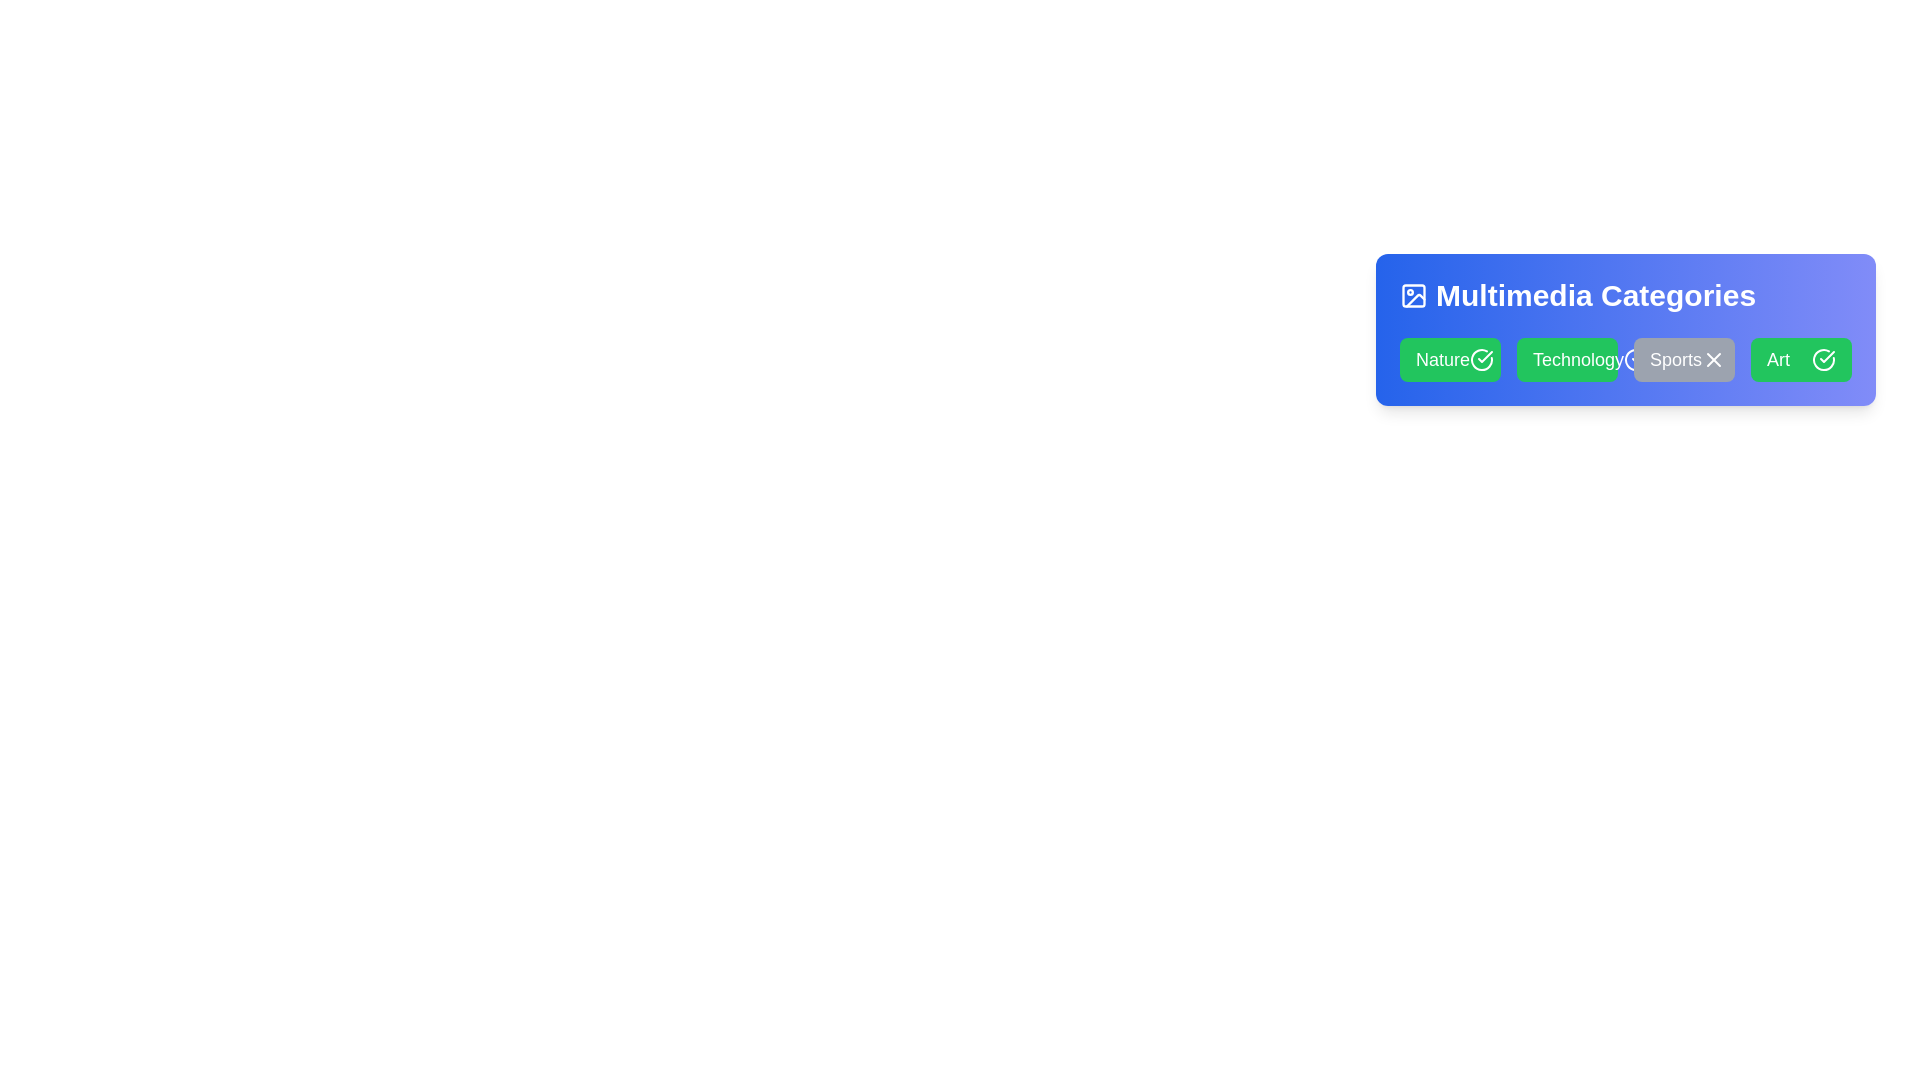  What do you see at coordinates (1778, 358) in the screenshot?
I see `text from the label displaying 'Art' which is styled with a green background and is part of a clickable button-like UI element` at bounding box center [1778, 358].